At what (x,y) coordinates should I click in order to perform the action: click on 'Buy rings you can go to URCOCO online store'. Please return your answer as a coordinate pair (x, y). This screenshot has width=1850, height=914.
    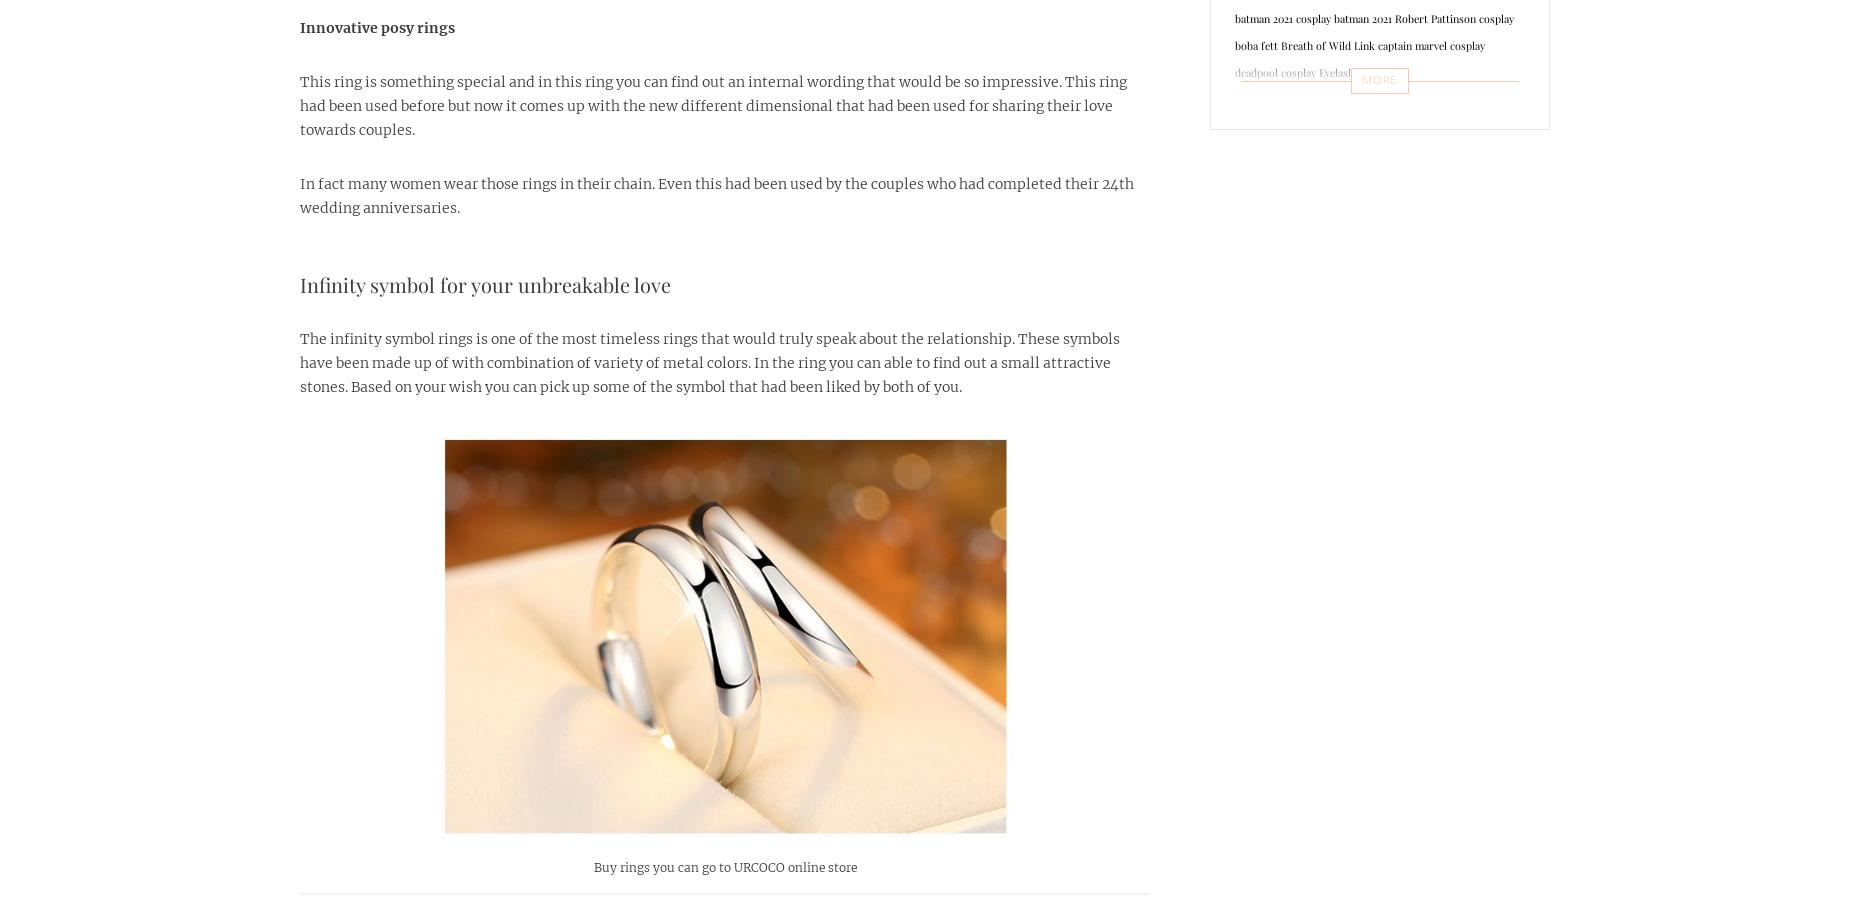
    Looking at the image, I should click on (592, 866).